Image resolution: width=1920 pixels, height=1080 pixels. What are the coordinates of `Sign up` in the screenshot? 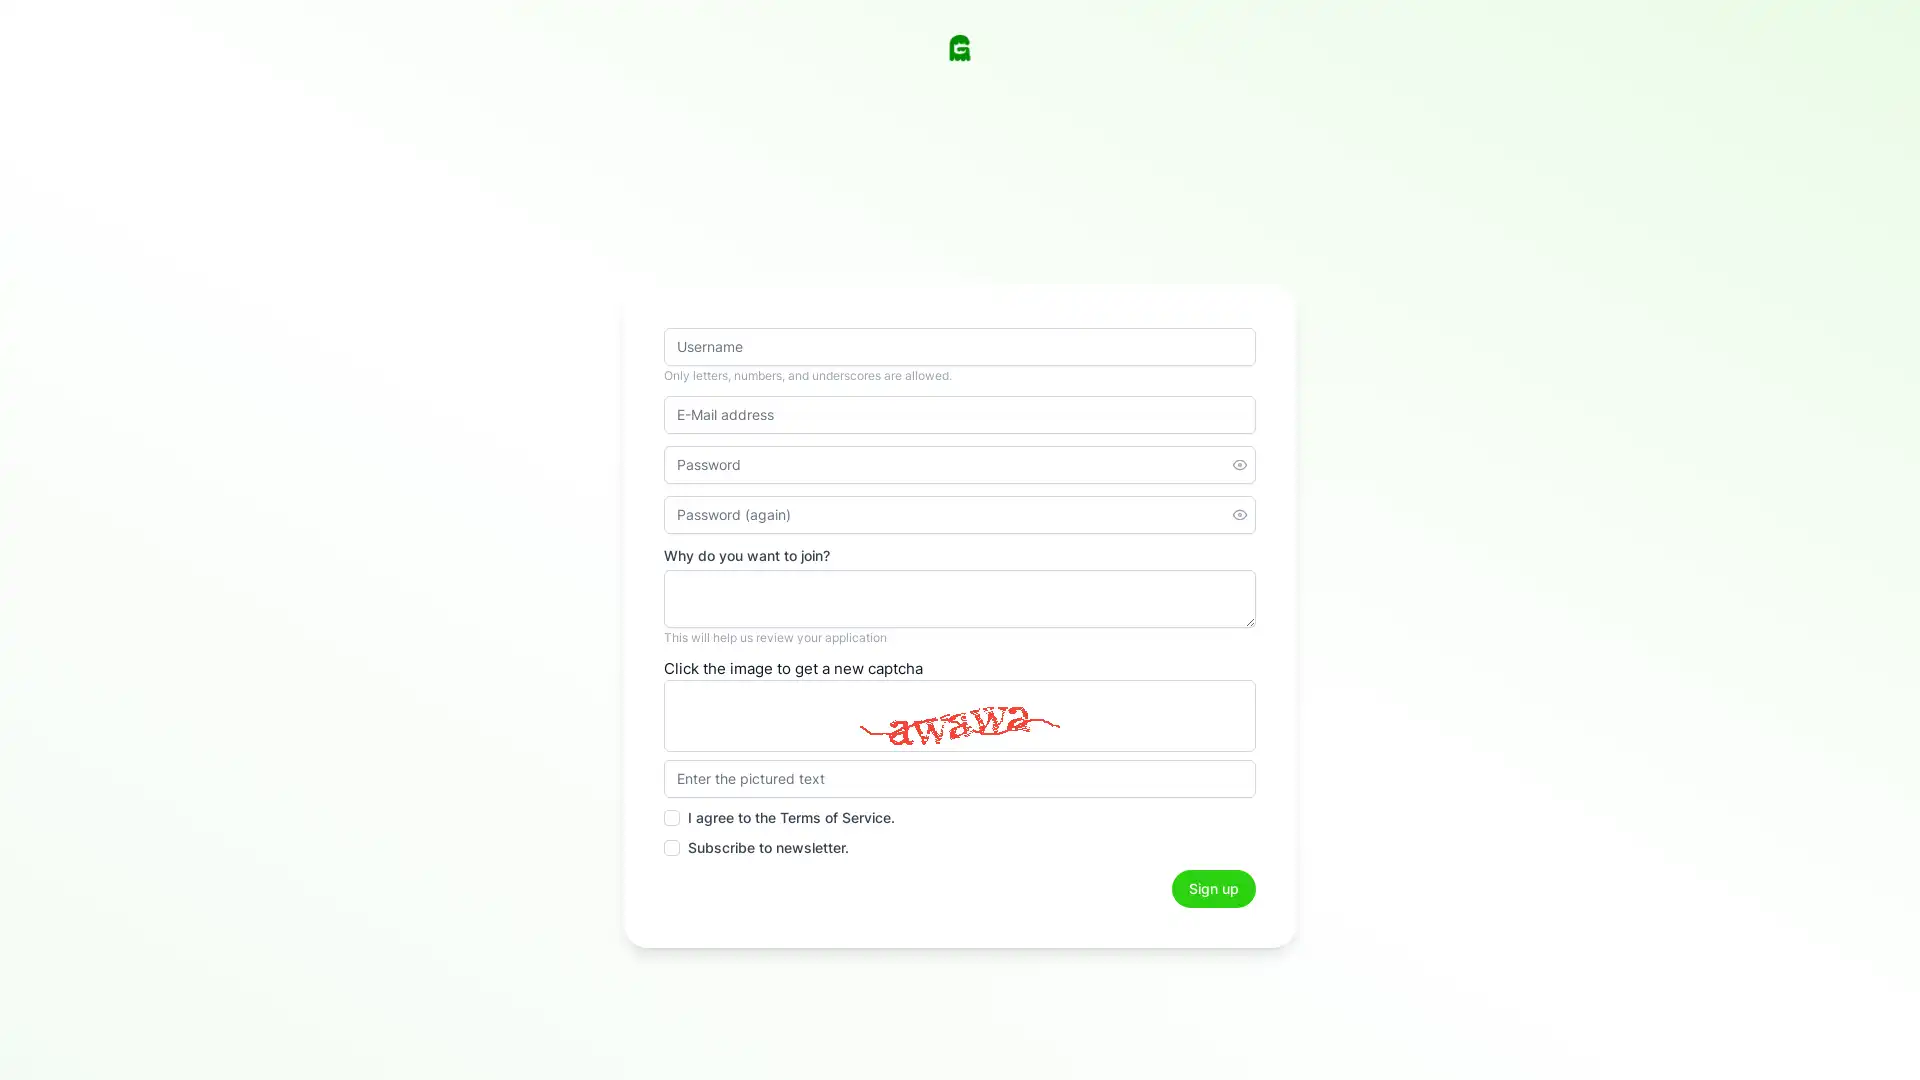 It's located at (1213, 887).